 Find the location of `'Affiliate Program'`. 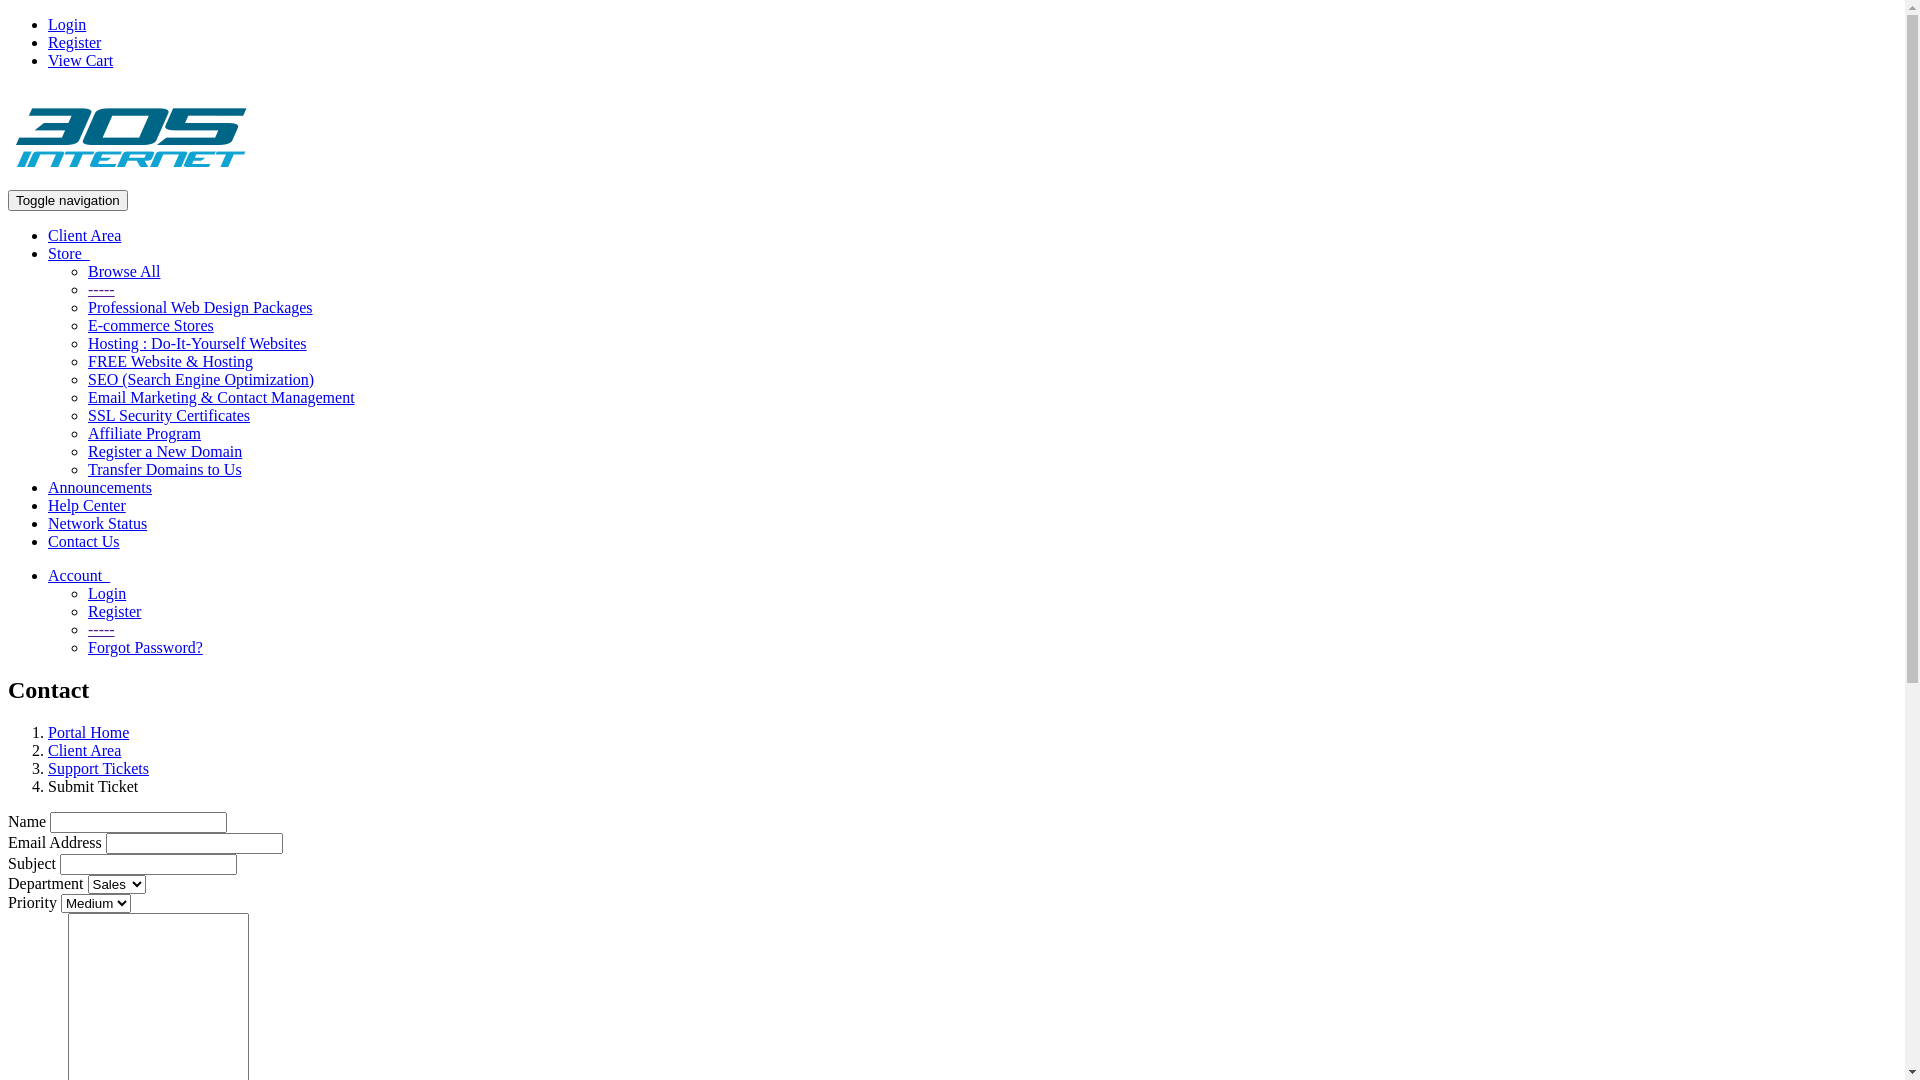

'Affiliate Program' is located at coordinates (86, 432).